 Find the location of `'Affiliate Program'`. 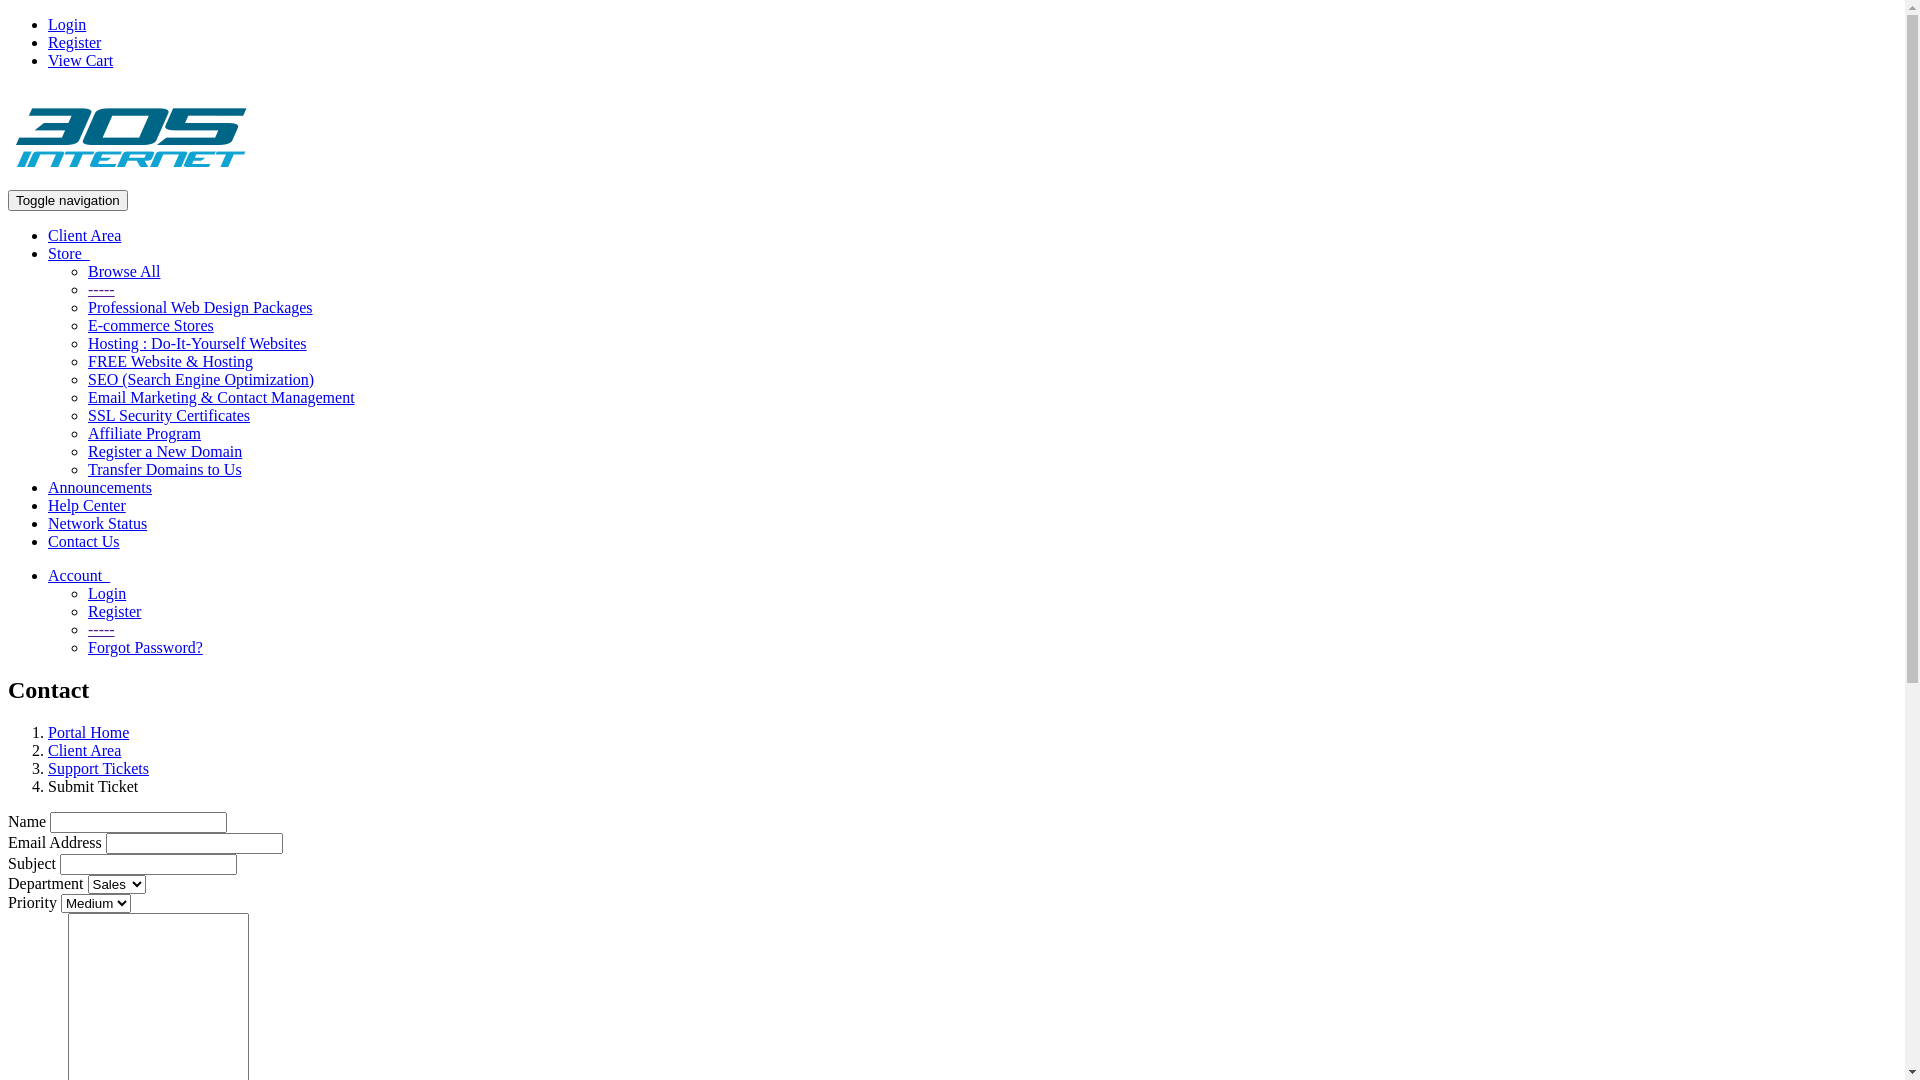

'Affiliate Program' is located at coordinates (86, 432).